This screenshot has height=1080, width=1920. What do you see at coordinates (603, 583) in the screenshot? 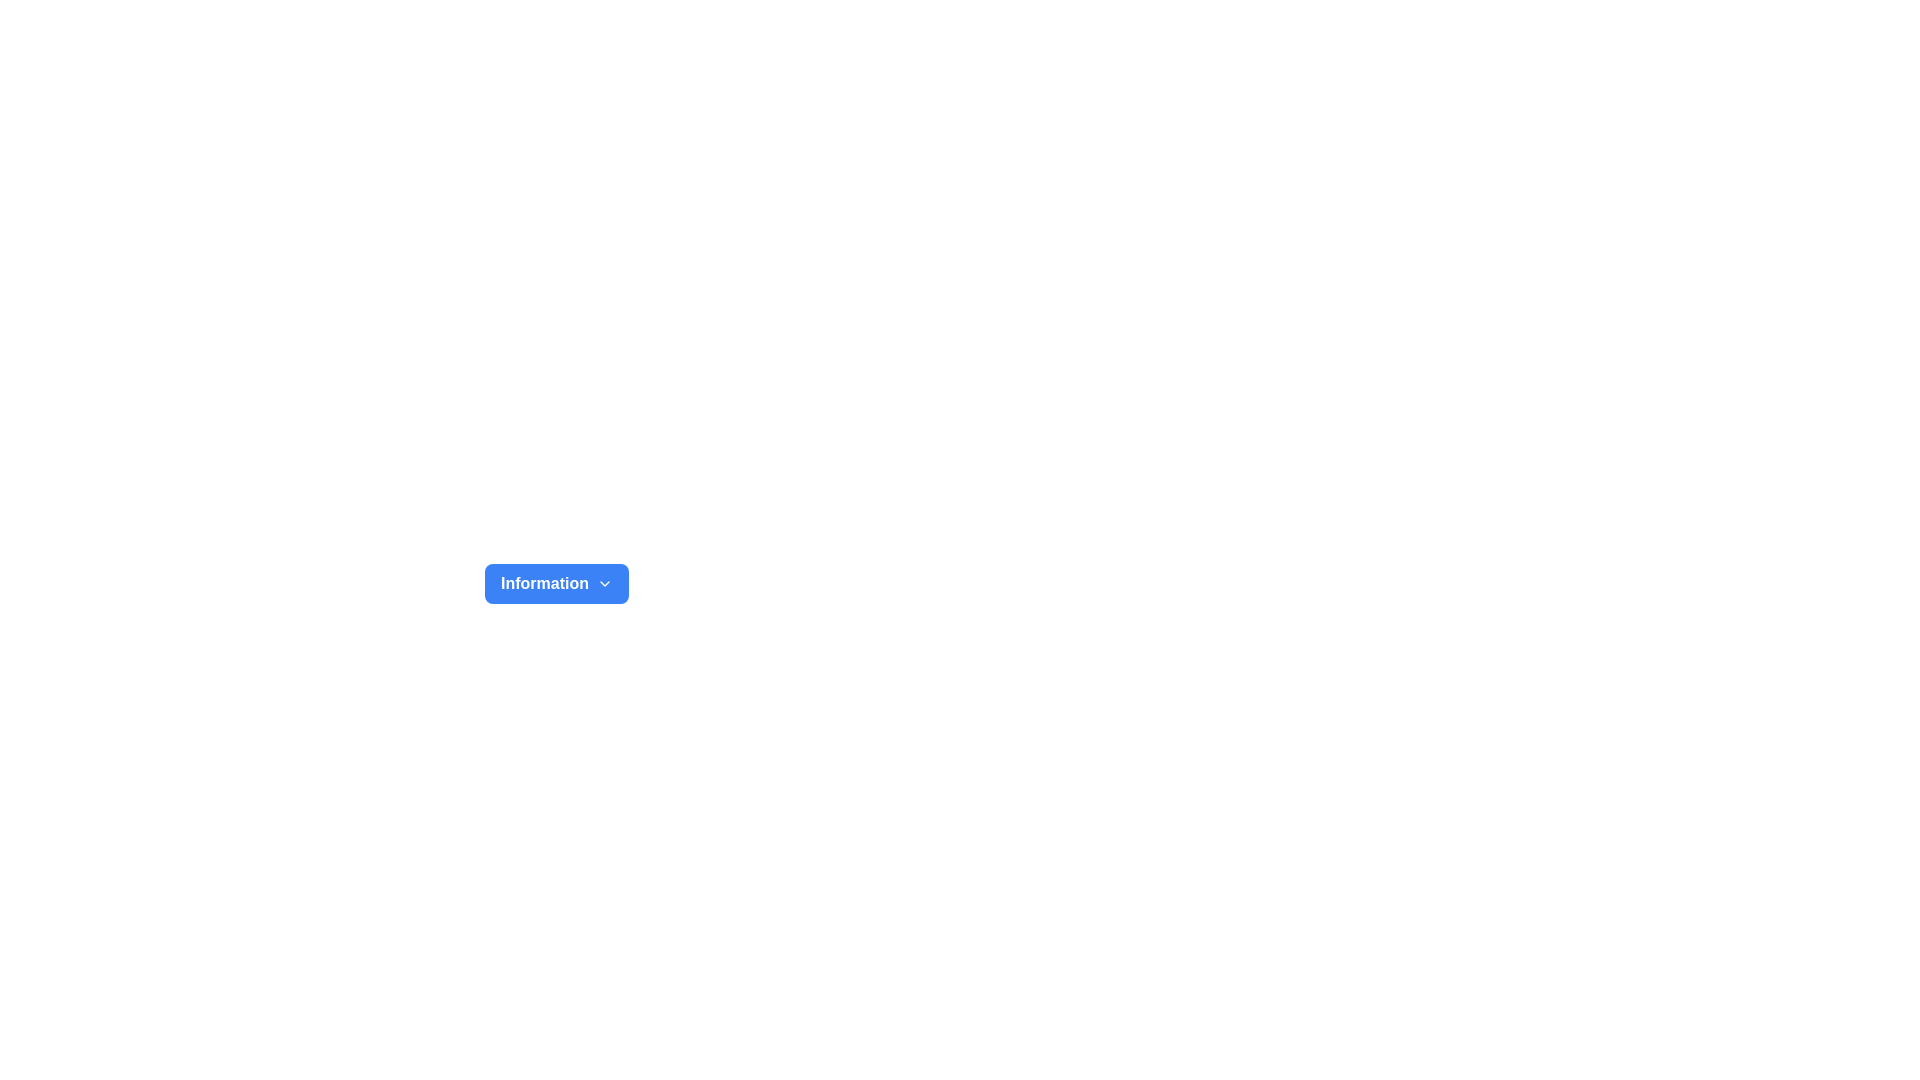
I see `the chevron icon located within the blue 'Information' button` at bounding box center [603, 583].